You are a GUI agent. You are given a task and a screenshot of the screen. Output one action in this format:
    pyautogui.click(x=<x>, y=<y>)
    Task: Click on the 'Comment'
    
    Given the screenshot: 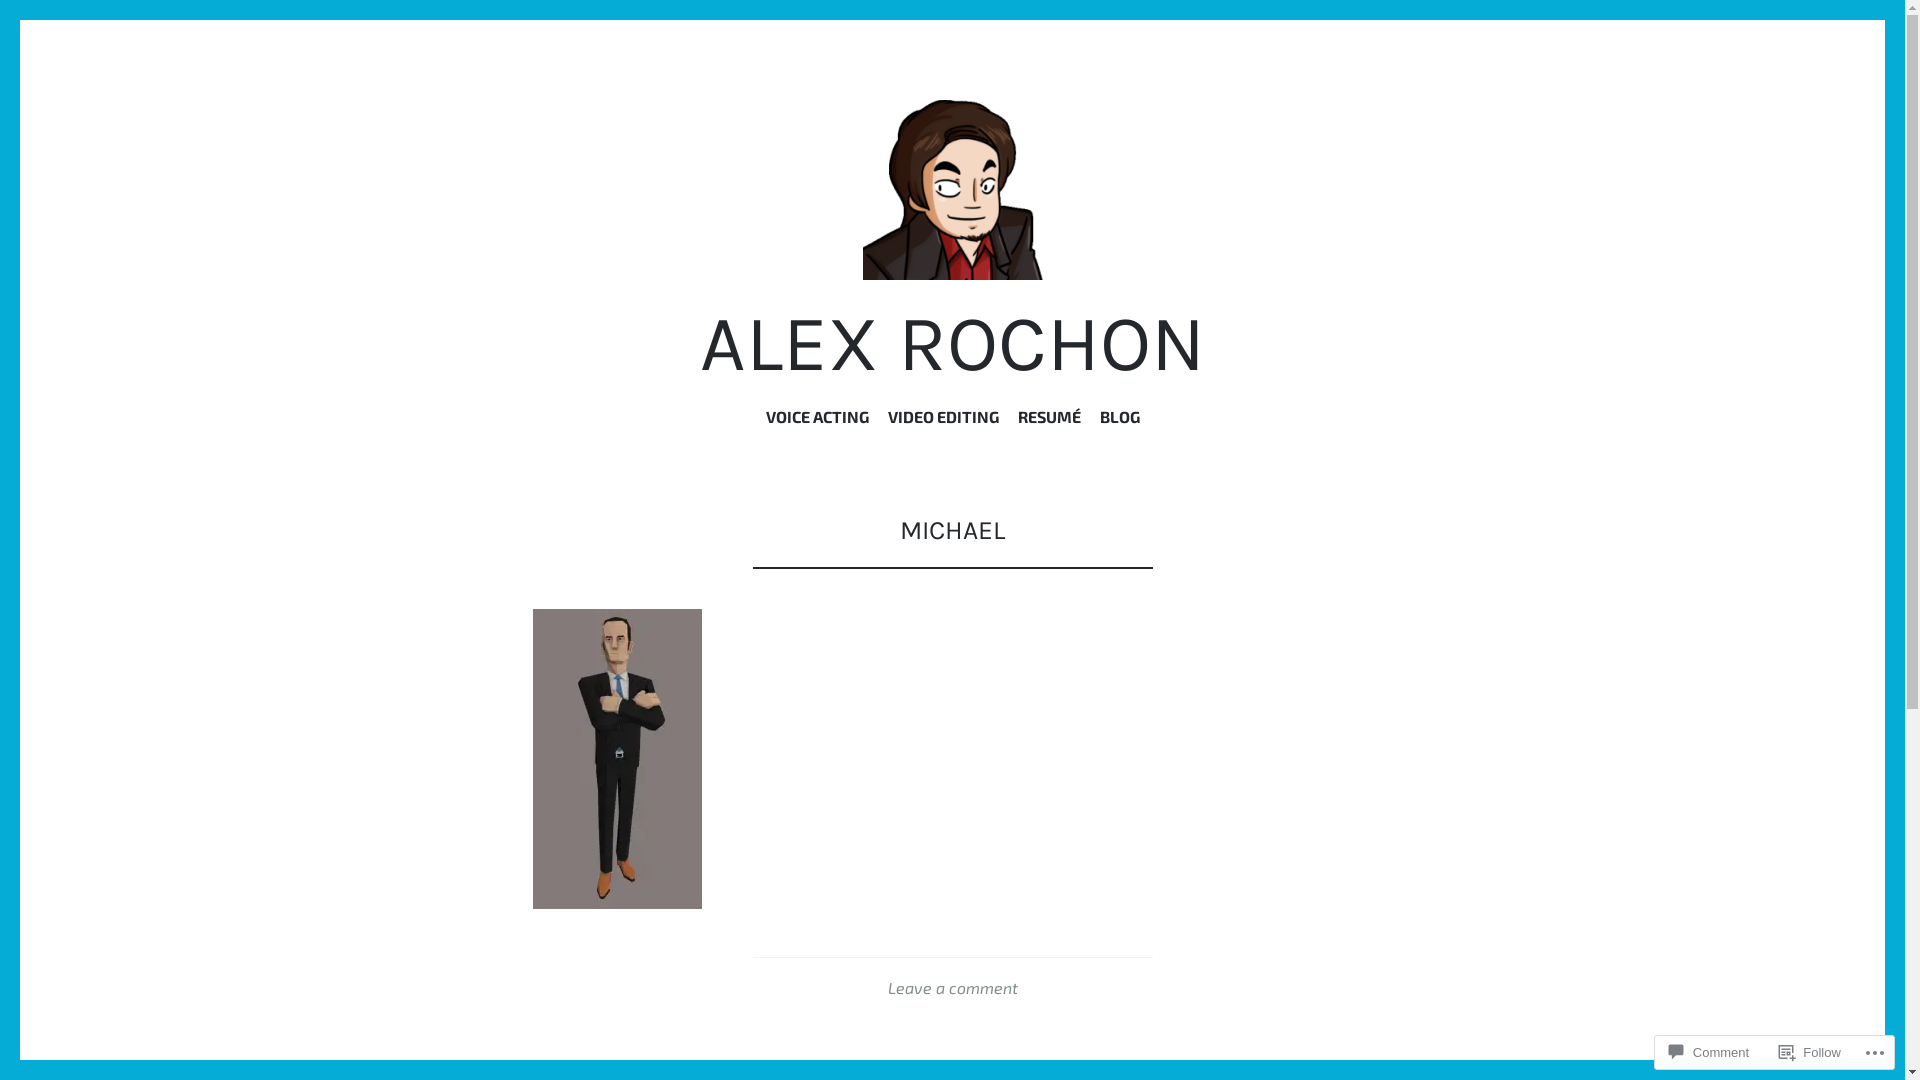 What is the action you would take?
    pyautogui.click(x=1660, y=1051)
    